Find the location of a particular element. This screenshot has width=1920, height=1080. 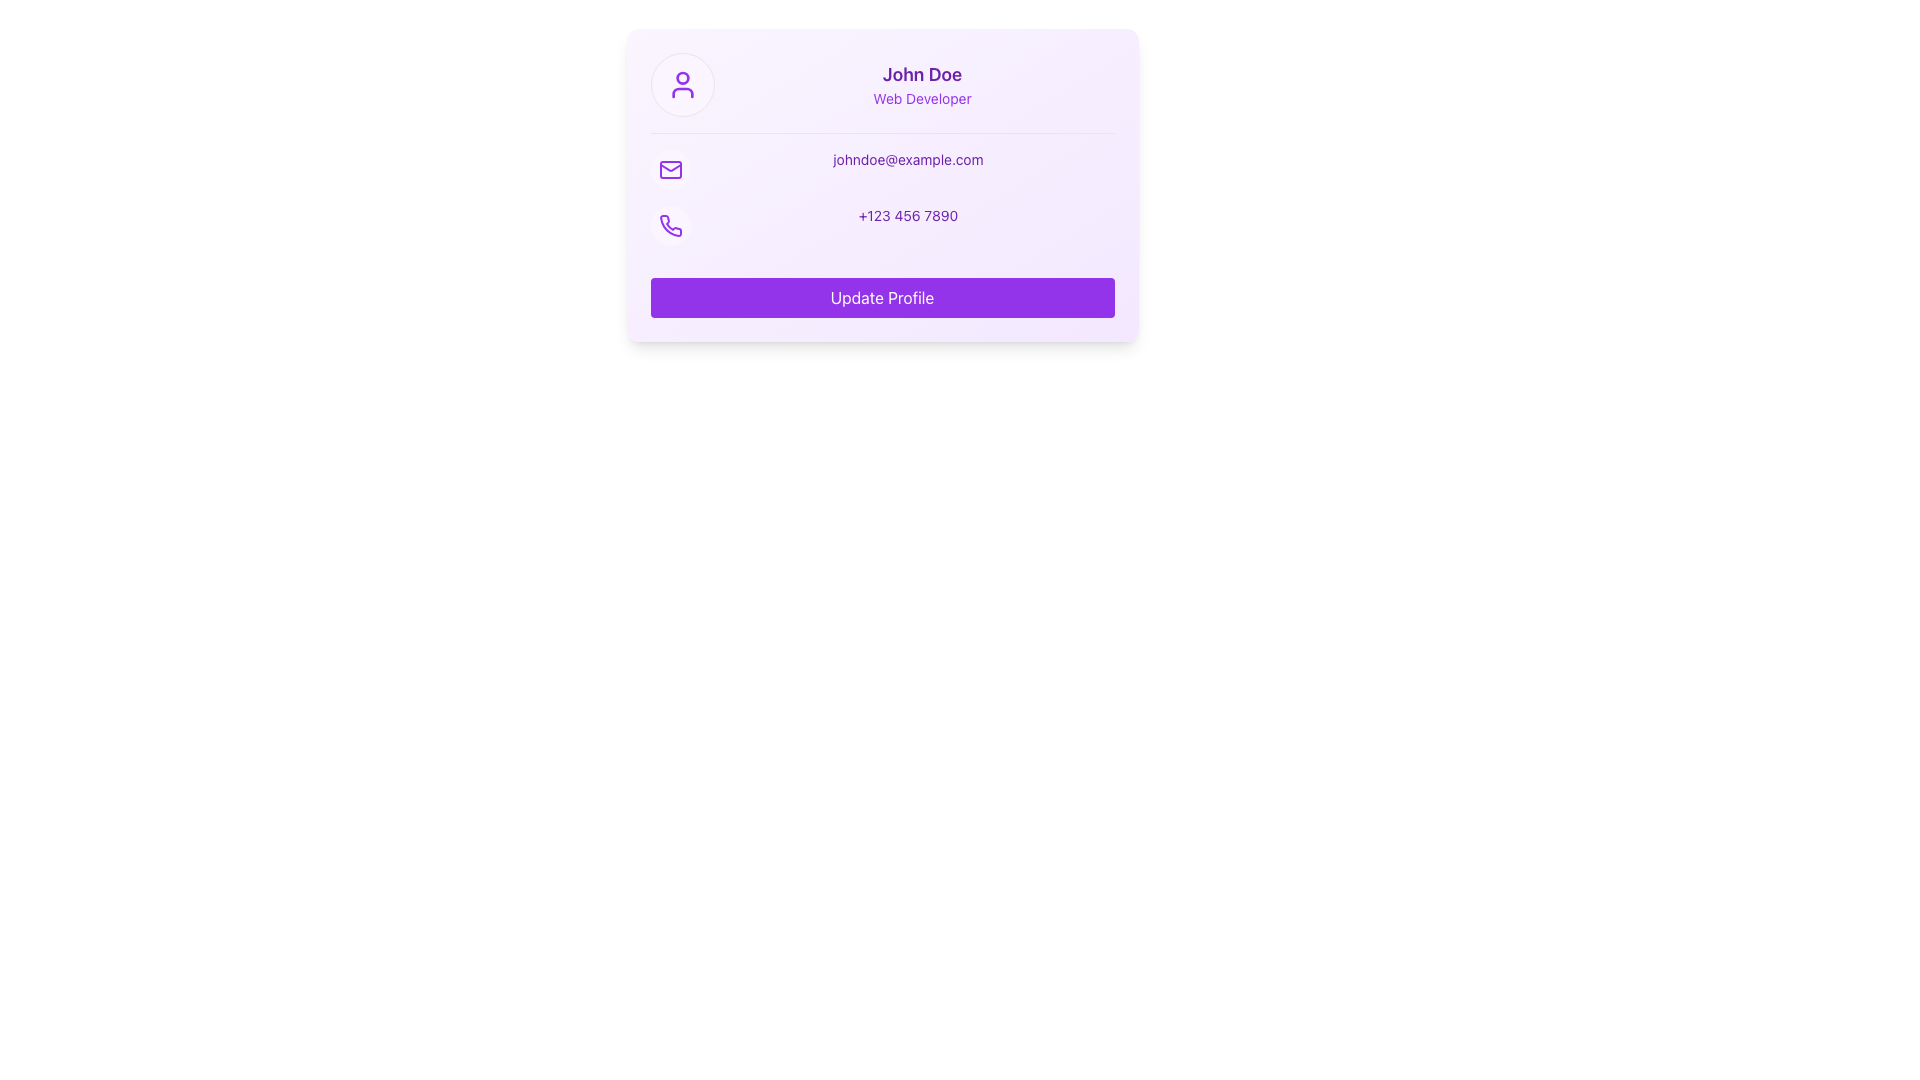

the phone contact icon, which is the third icon in a vertical group to the left of the profile card, positioned below the envelope icon and above the 'Update Profile' button is located at coordinates (670, 225).